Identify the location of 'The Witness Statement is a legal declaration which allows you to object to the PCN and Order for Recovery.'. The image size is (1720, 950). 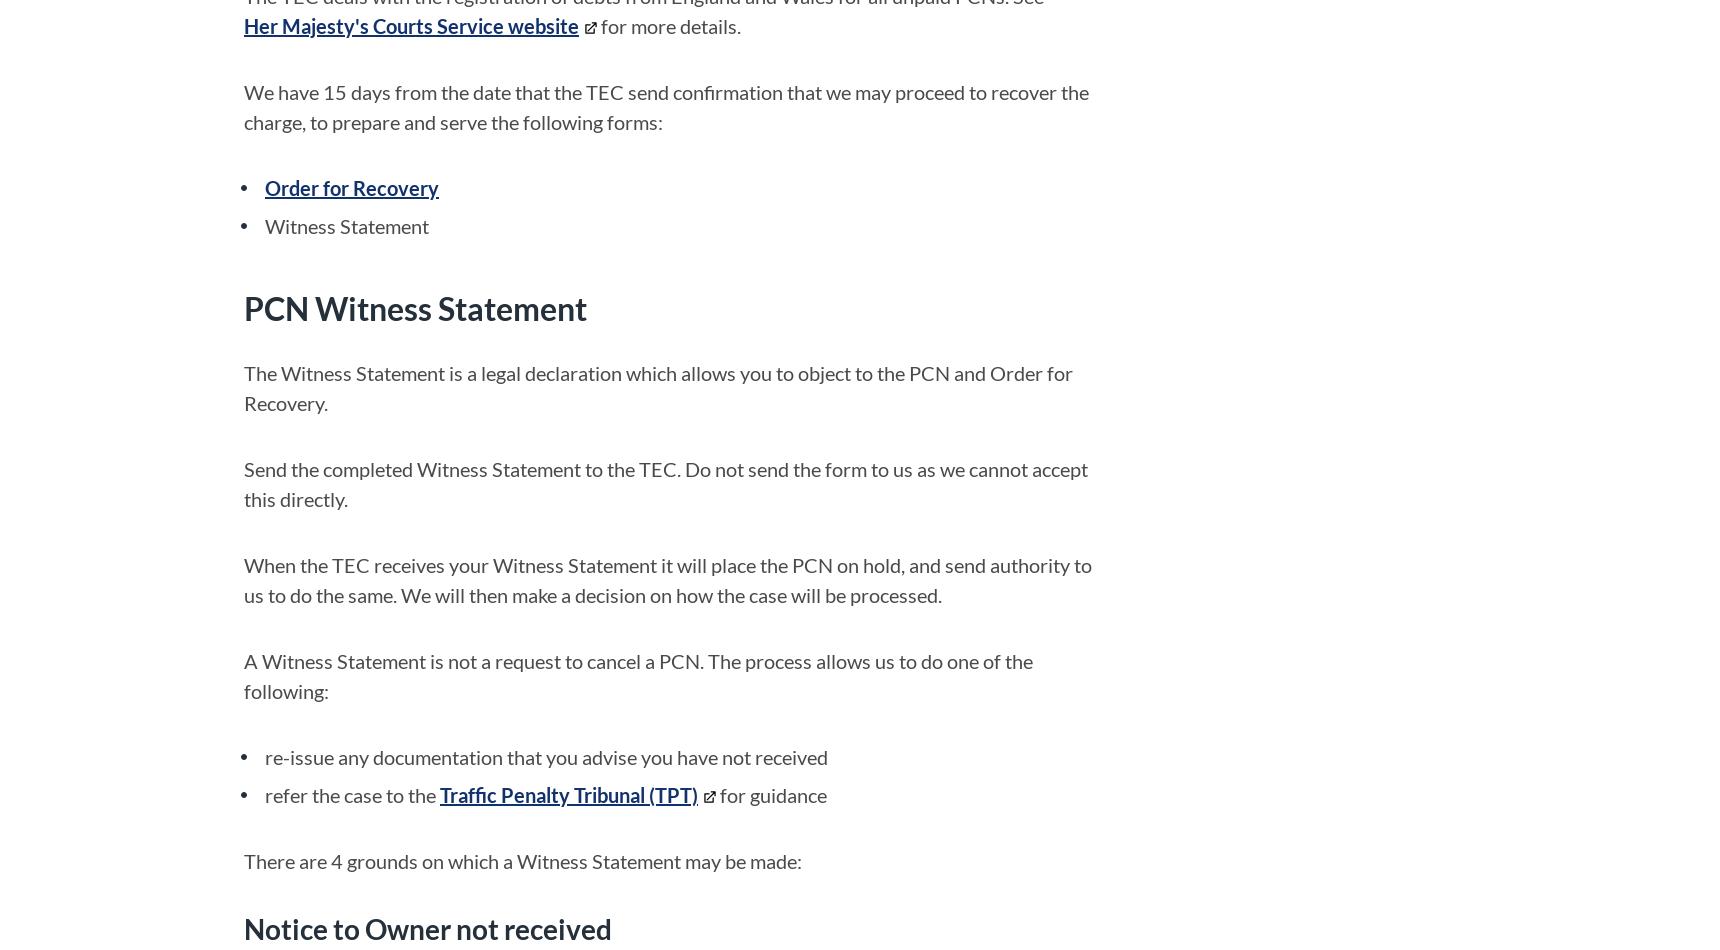
(658, 386).